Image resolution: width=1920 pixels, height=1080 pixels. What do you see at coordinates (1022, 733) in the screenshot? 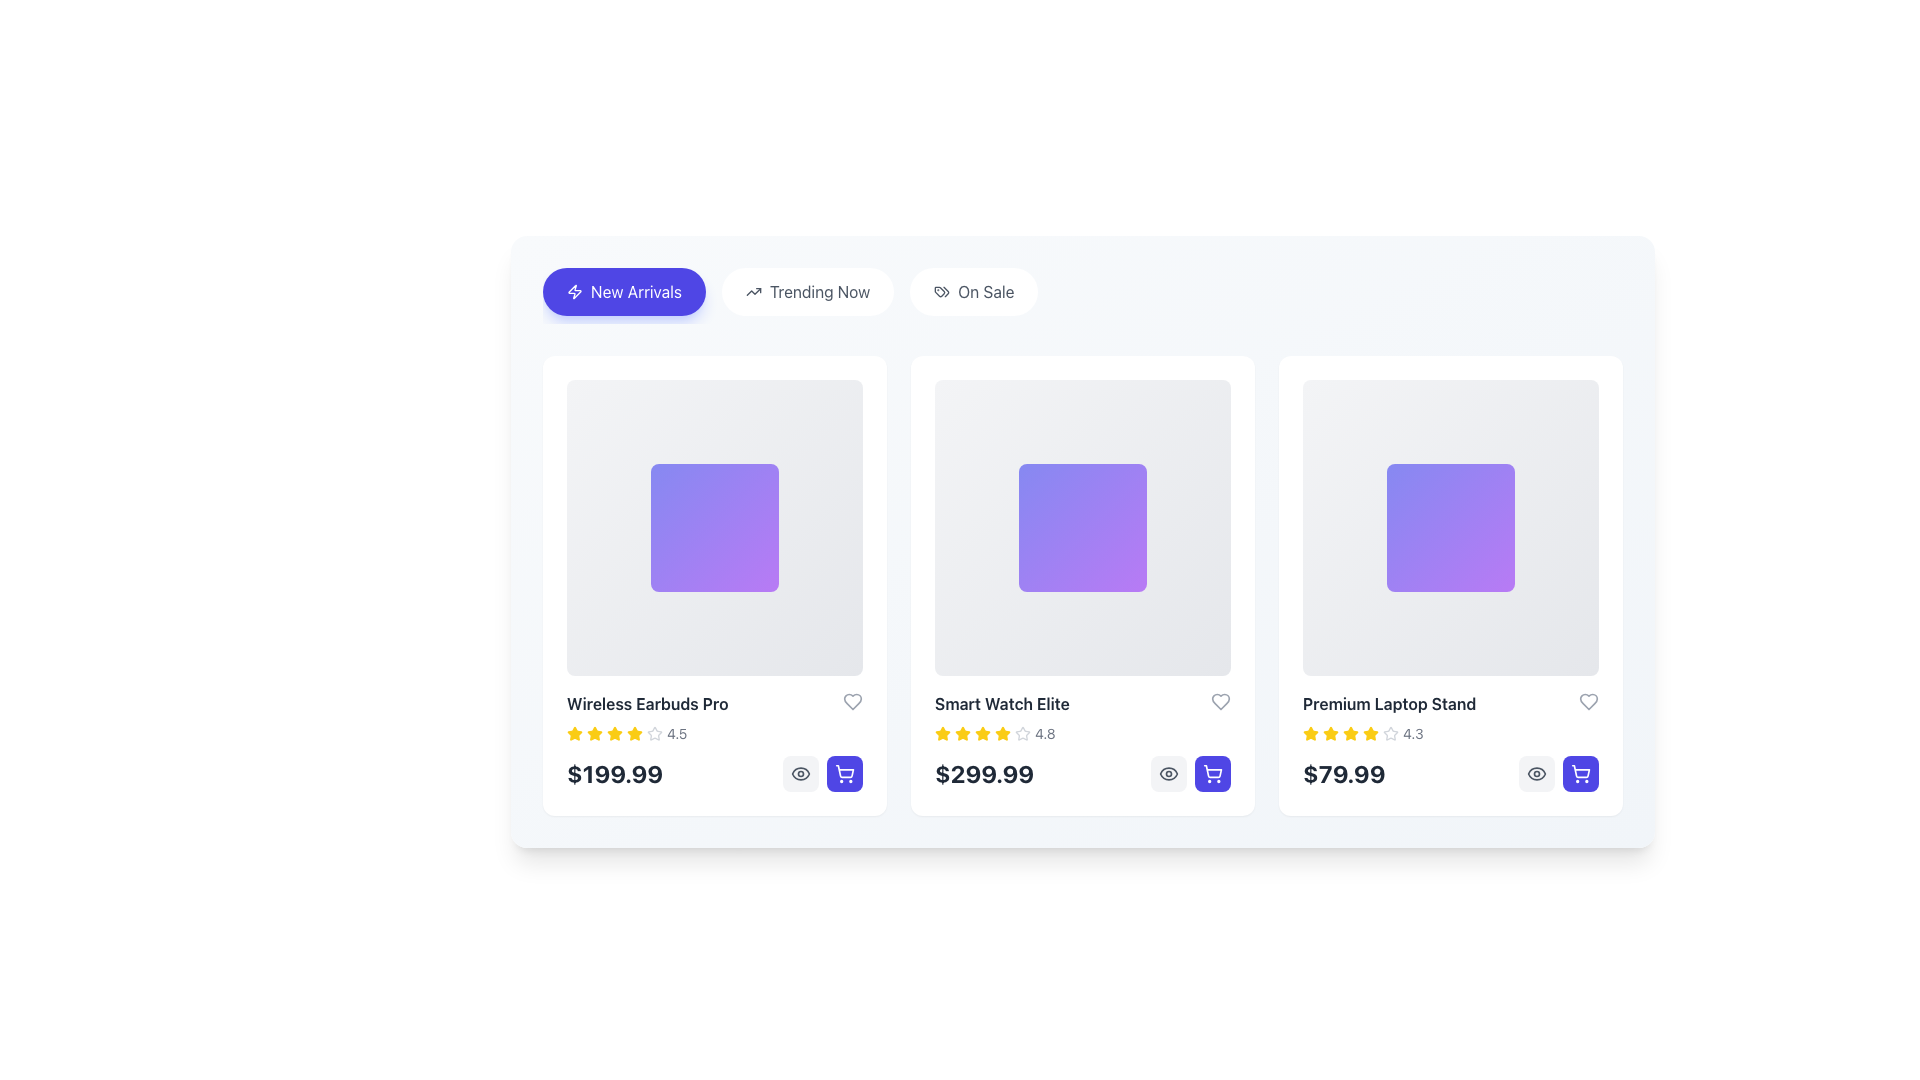
I see `the star icon, which is the last in the sequence of rating stars above the price label '299.99' and to the right of the product name 'Smart Watch Elite'` at bounding box center [1022, 733].